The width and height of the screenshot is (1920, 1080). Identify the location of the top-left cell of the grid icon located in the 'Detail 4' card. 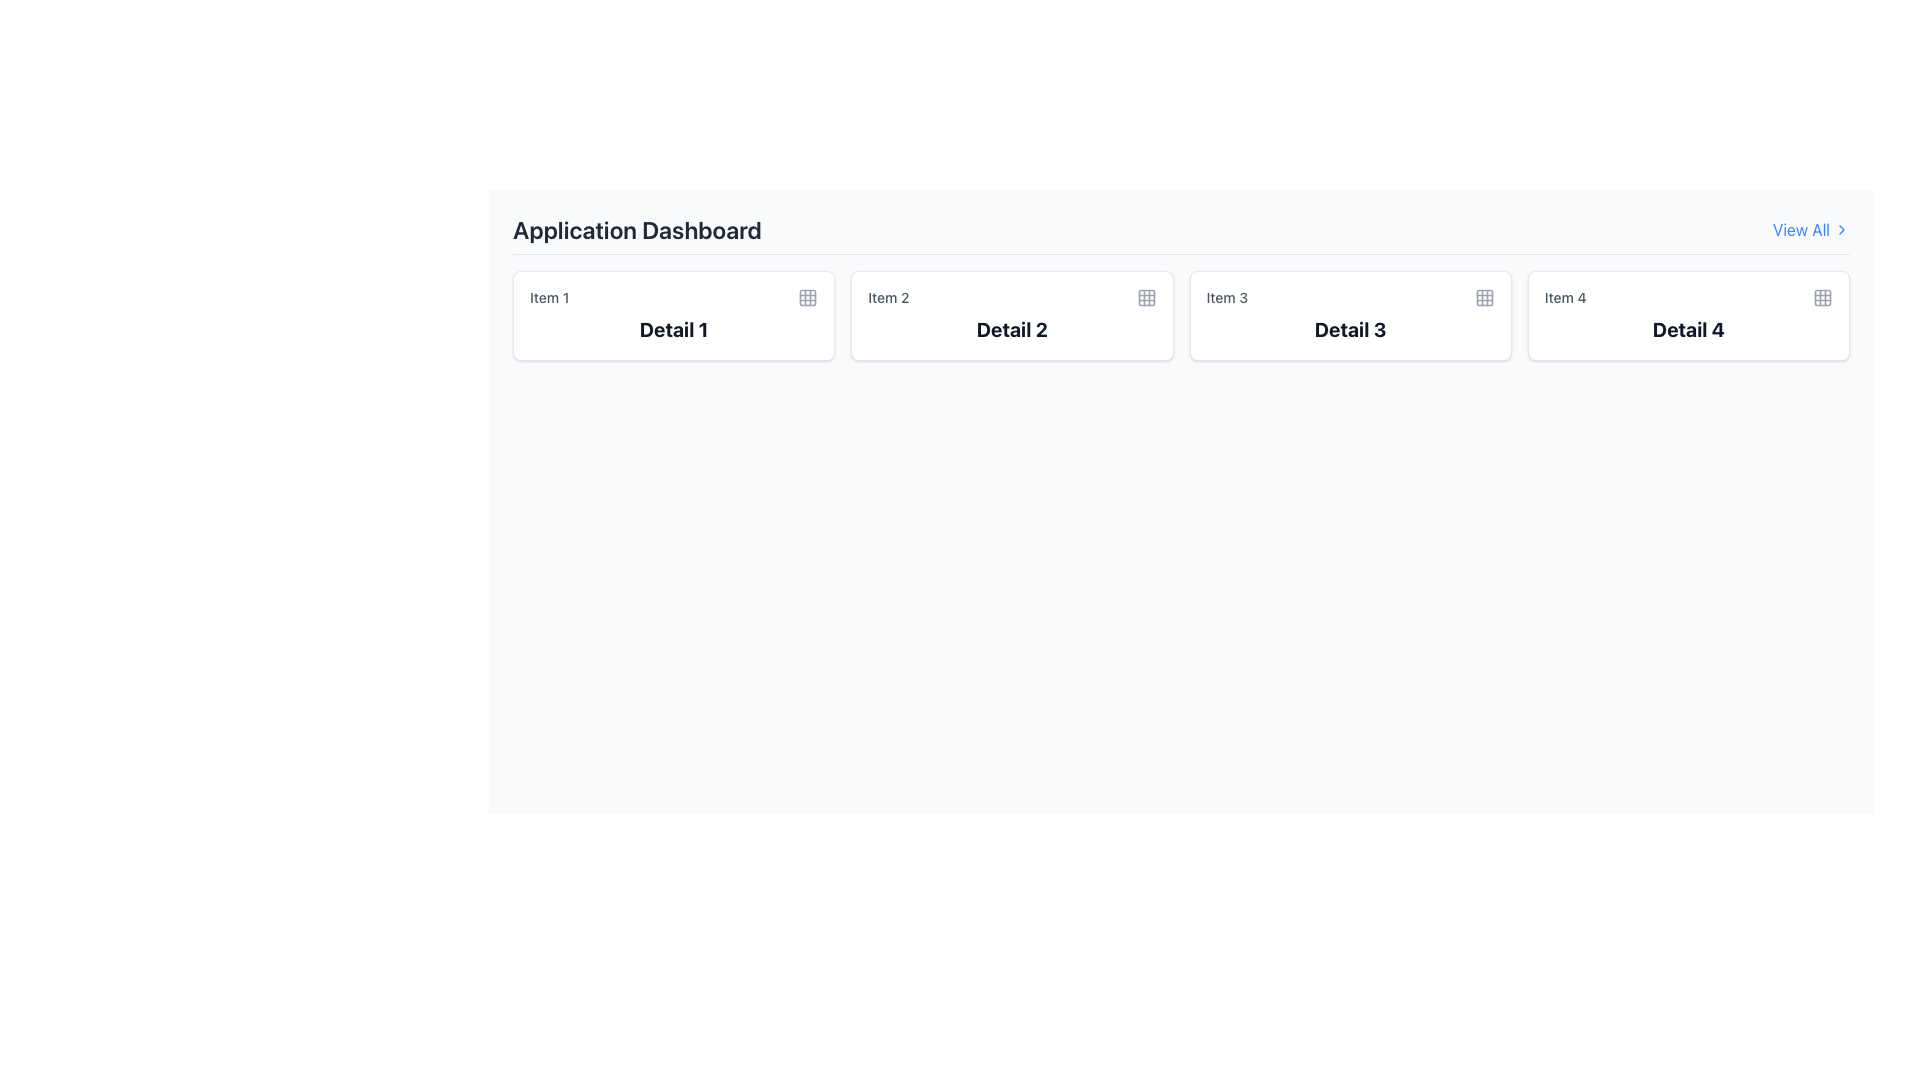
(1823, 297).